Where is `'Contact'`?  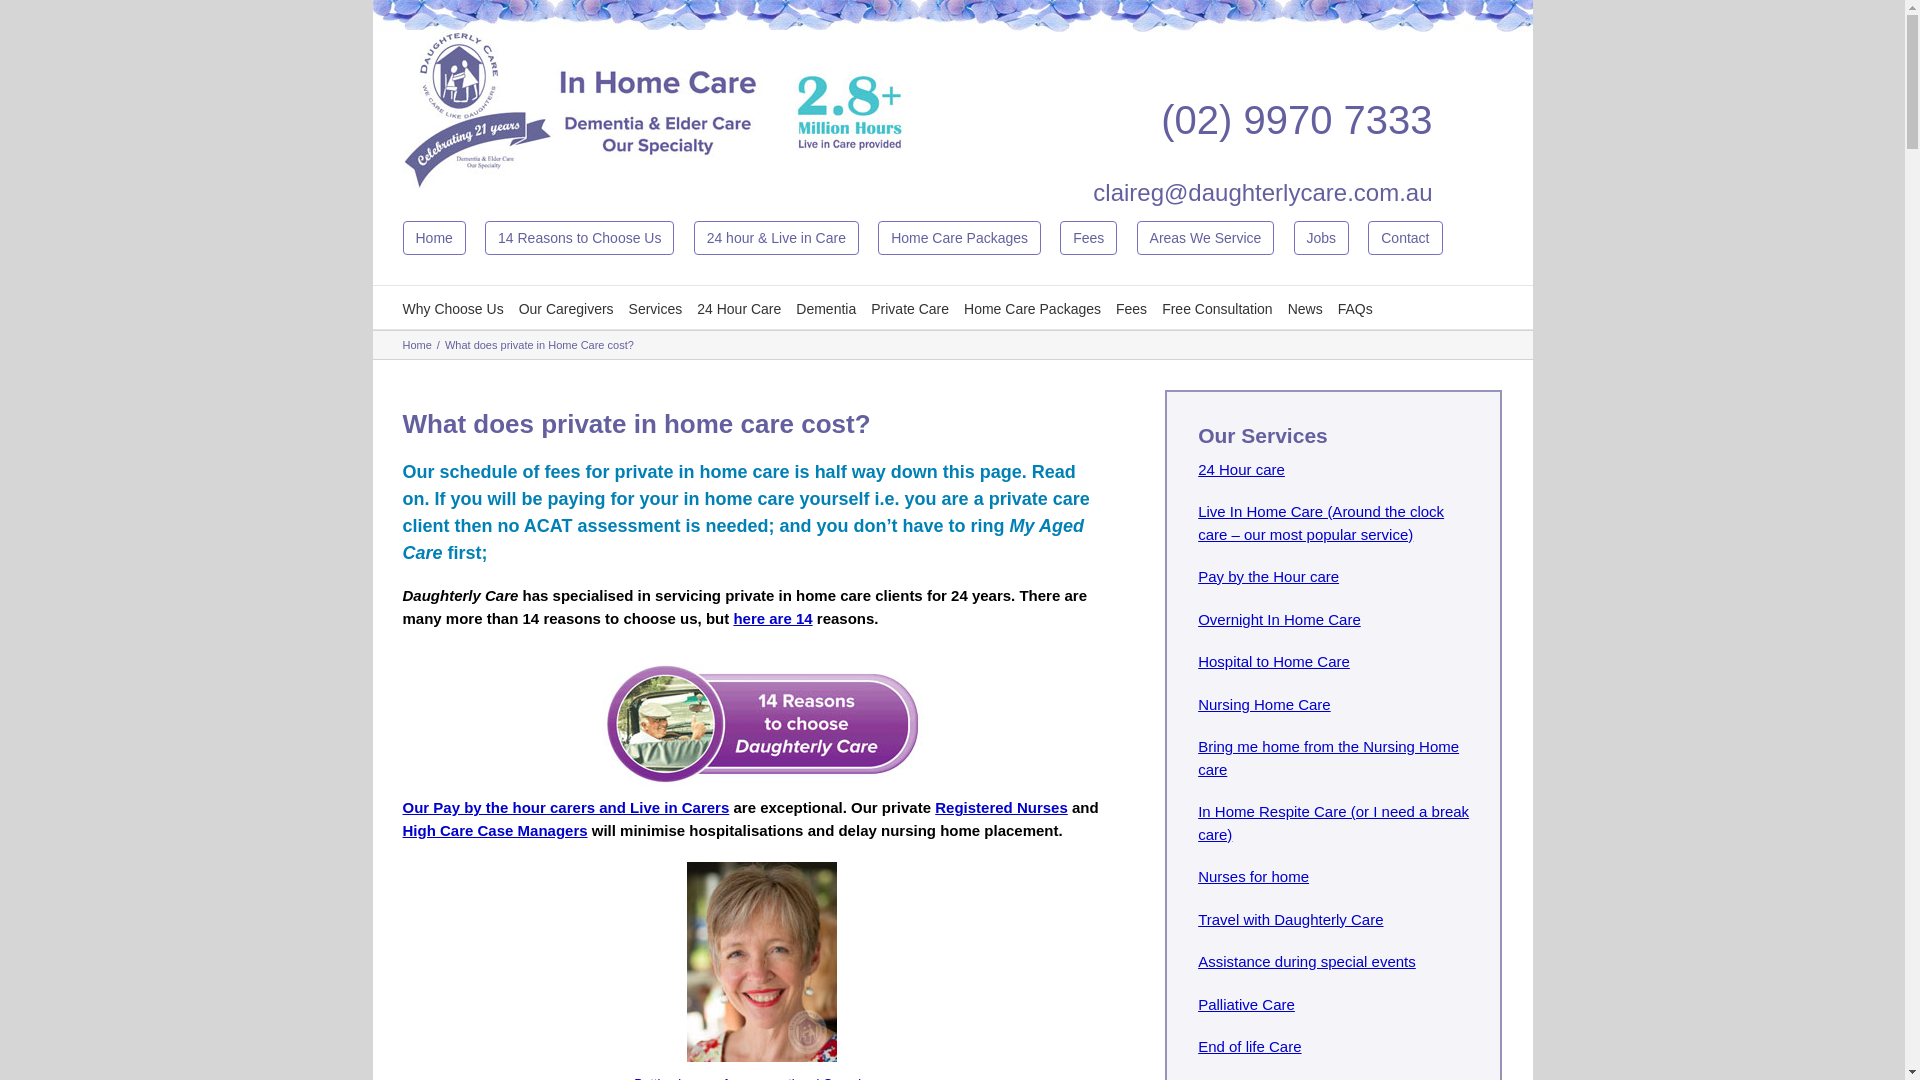
'Contact' is located at coordinates (1411, 235).